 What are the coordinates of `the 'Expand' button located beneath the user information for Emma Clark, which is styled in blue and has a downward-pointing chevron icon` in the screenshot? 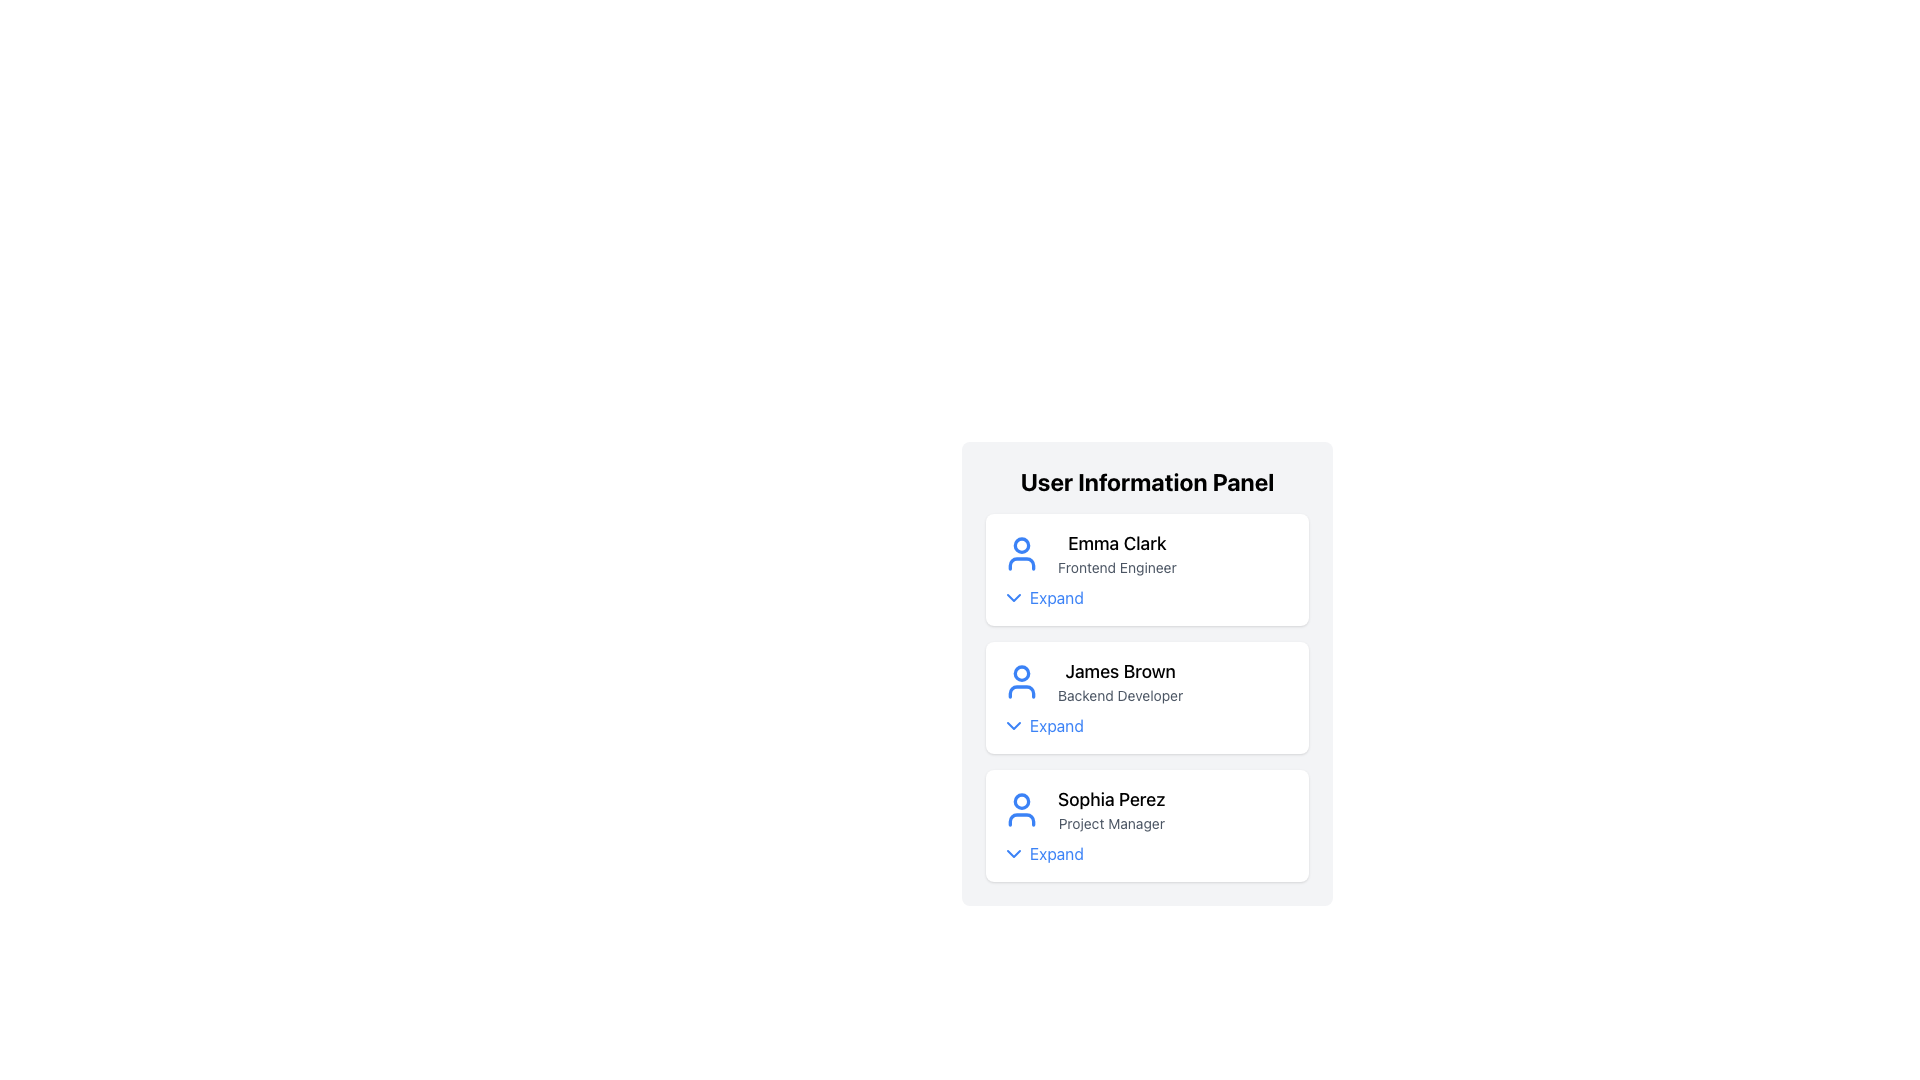 It's located at (1041, 596).